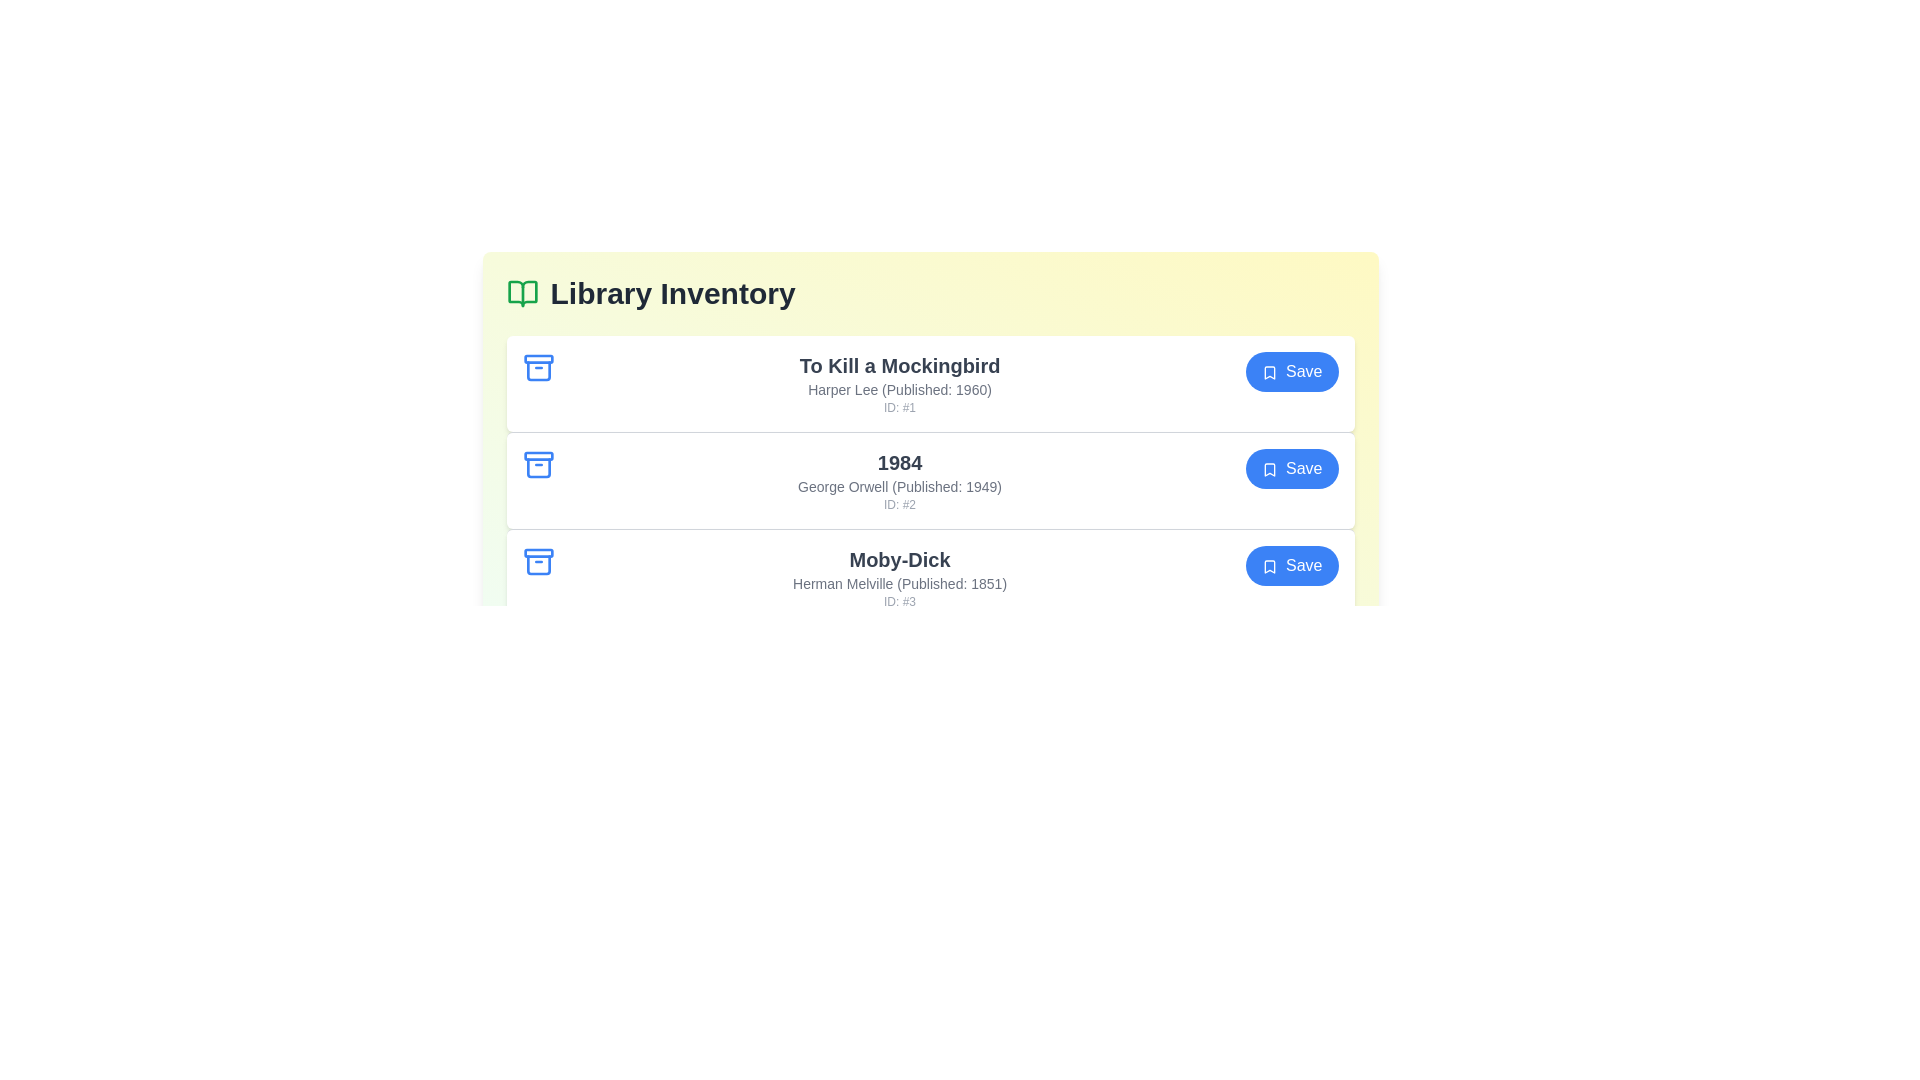  Describe the element at coordinates (899, 366) in the screenshot. I see `the book title to select it. Specify the title of the book as To Kill a Mockingbird` at that location.